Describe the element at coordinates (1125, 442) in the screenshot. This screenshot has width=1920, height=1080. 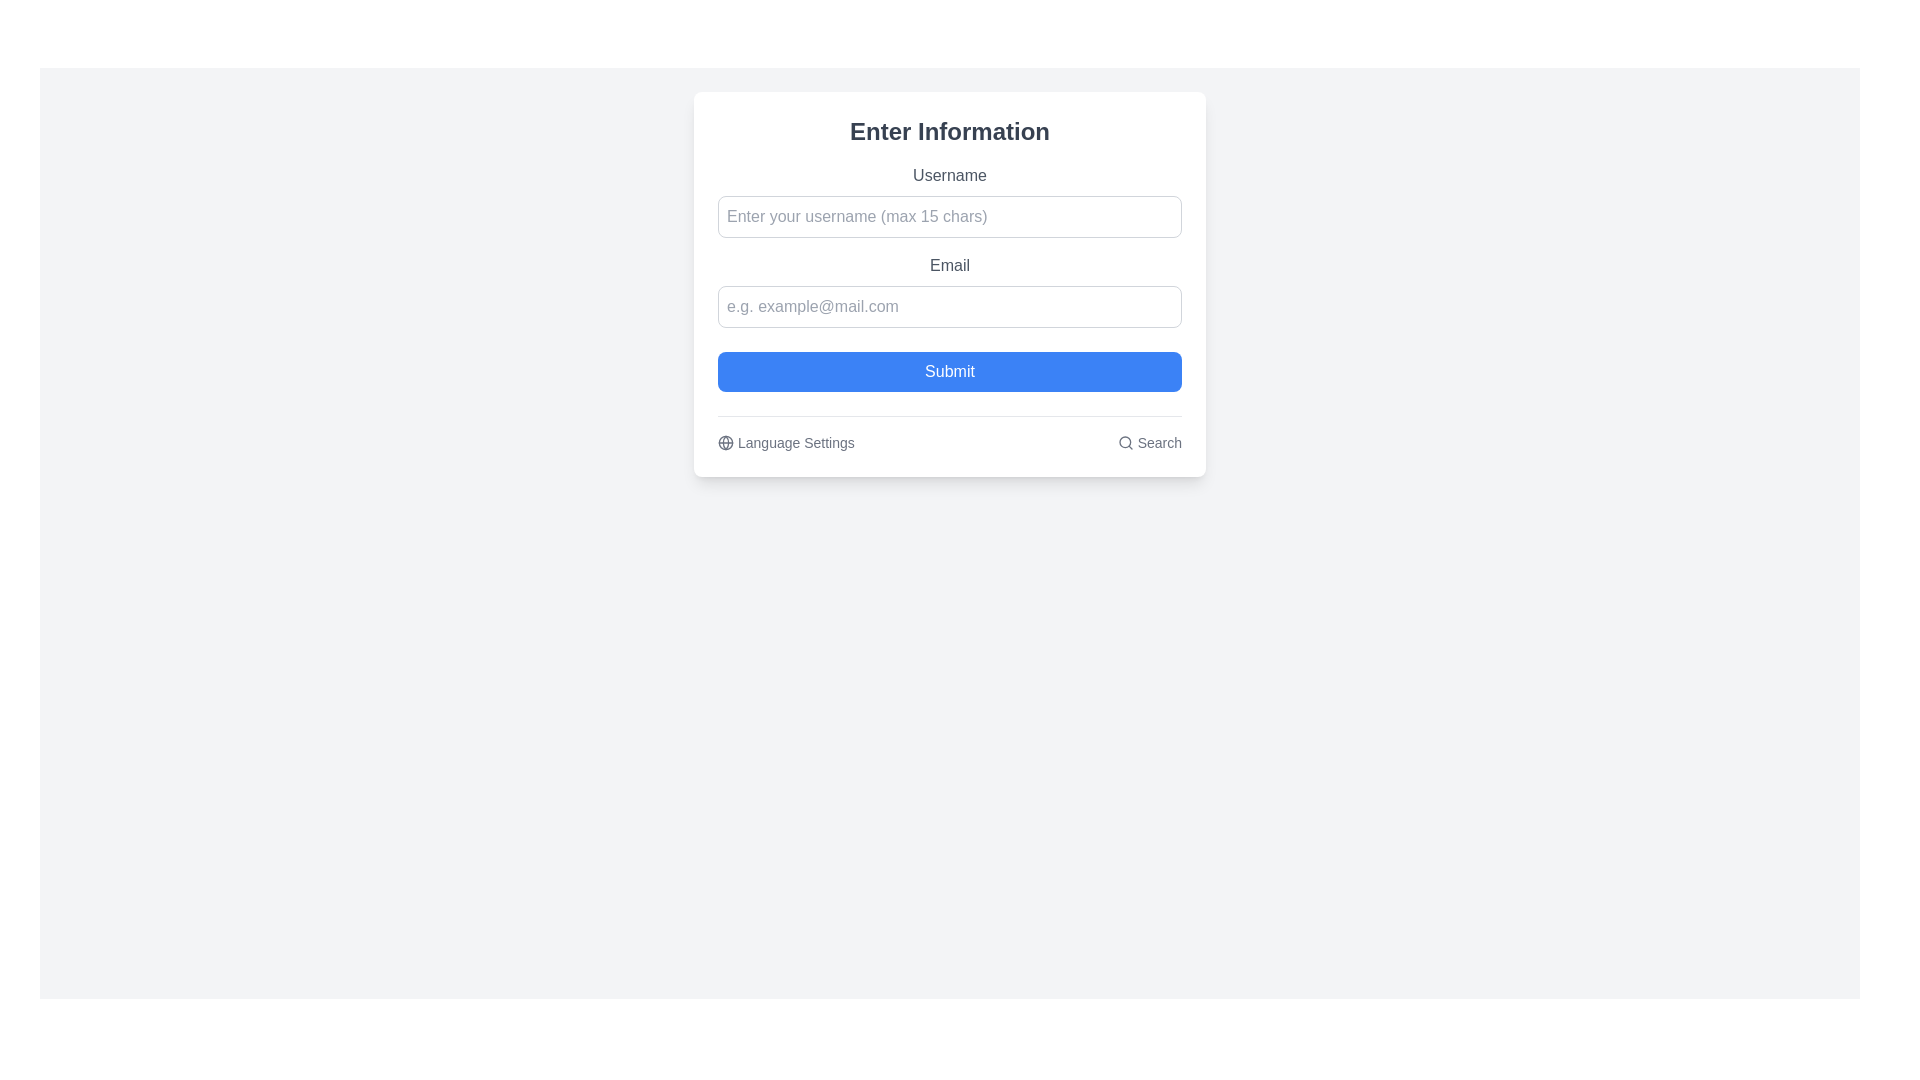
I see `the magnifying glass icon located at the bottom-right corner of the form card` at that location.